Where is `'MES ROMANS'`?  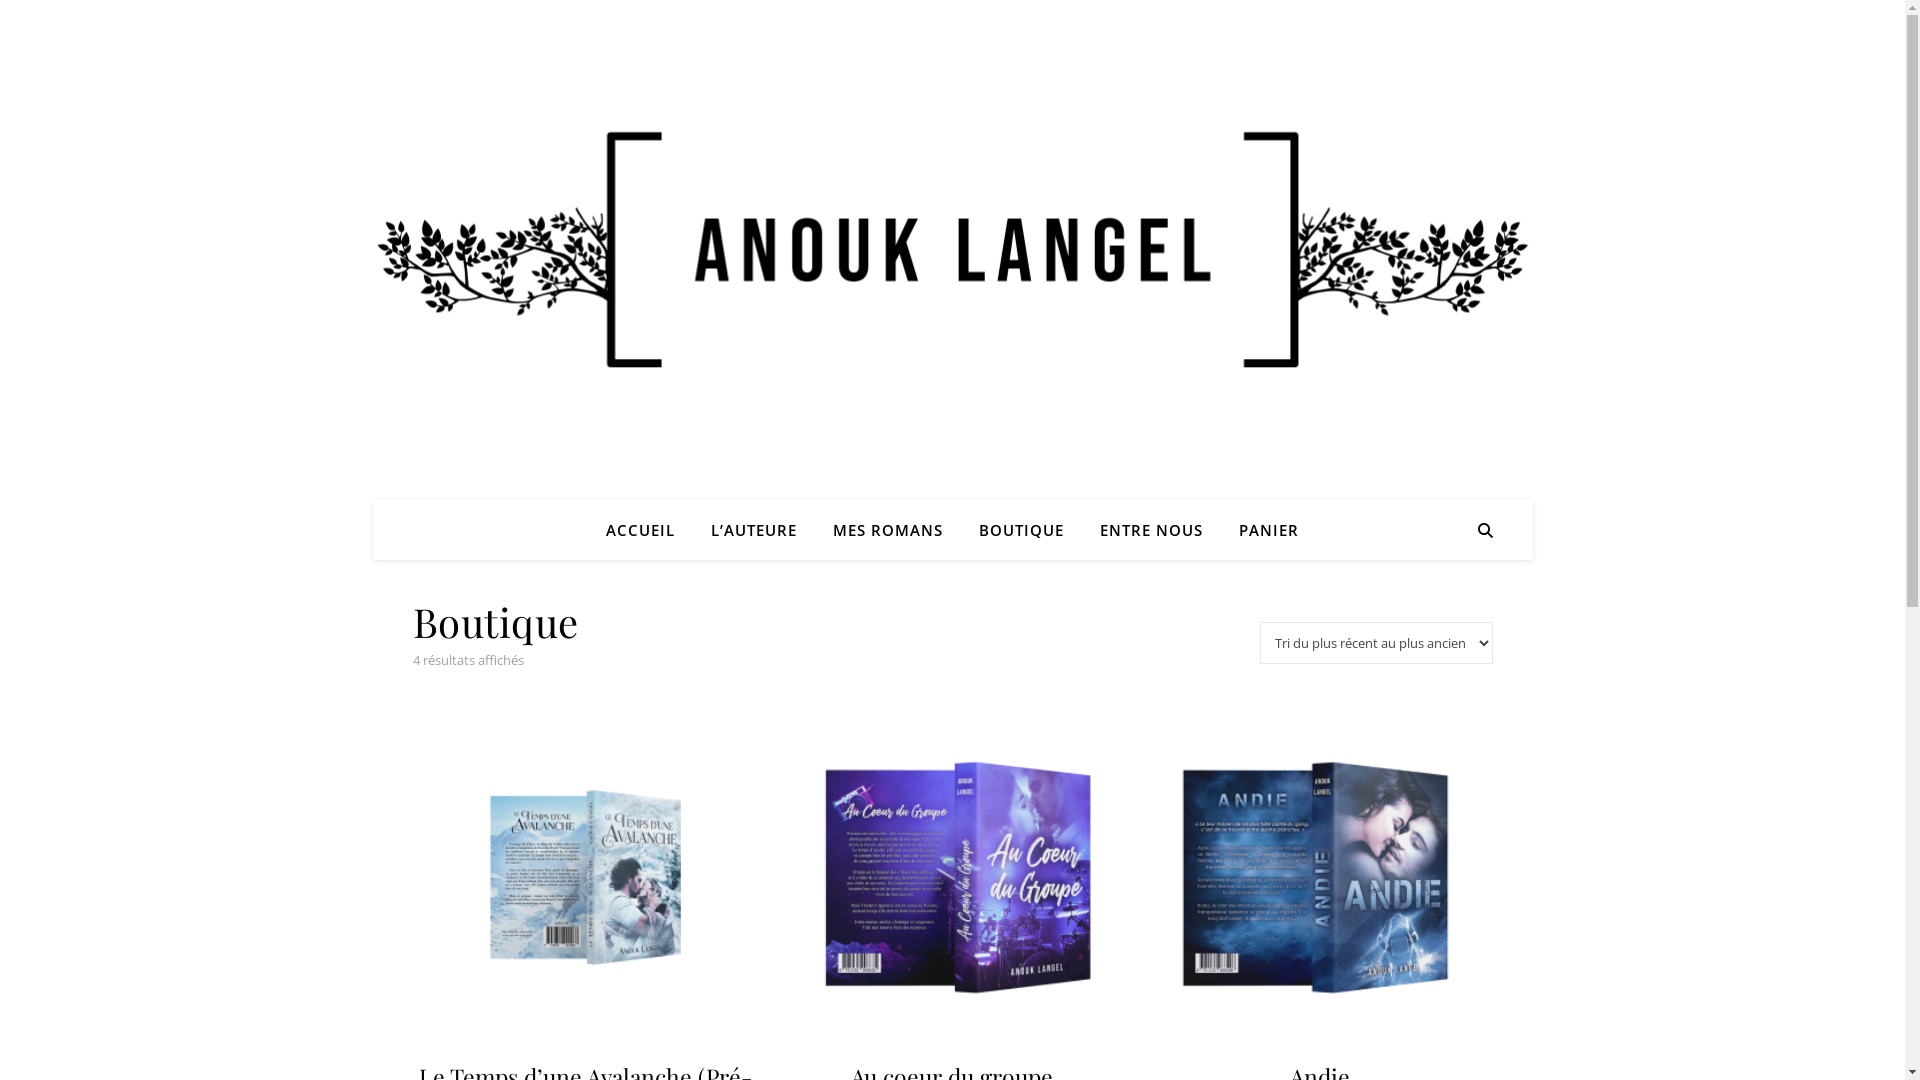 'MES ROMANS' is located at coordinates (887, 528).